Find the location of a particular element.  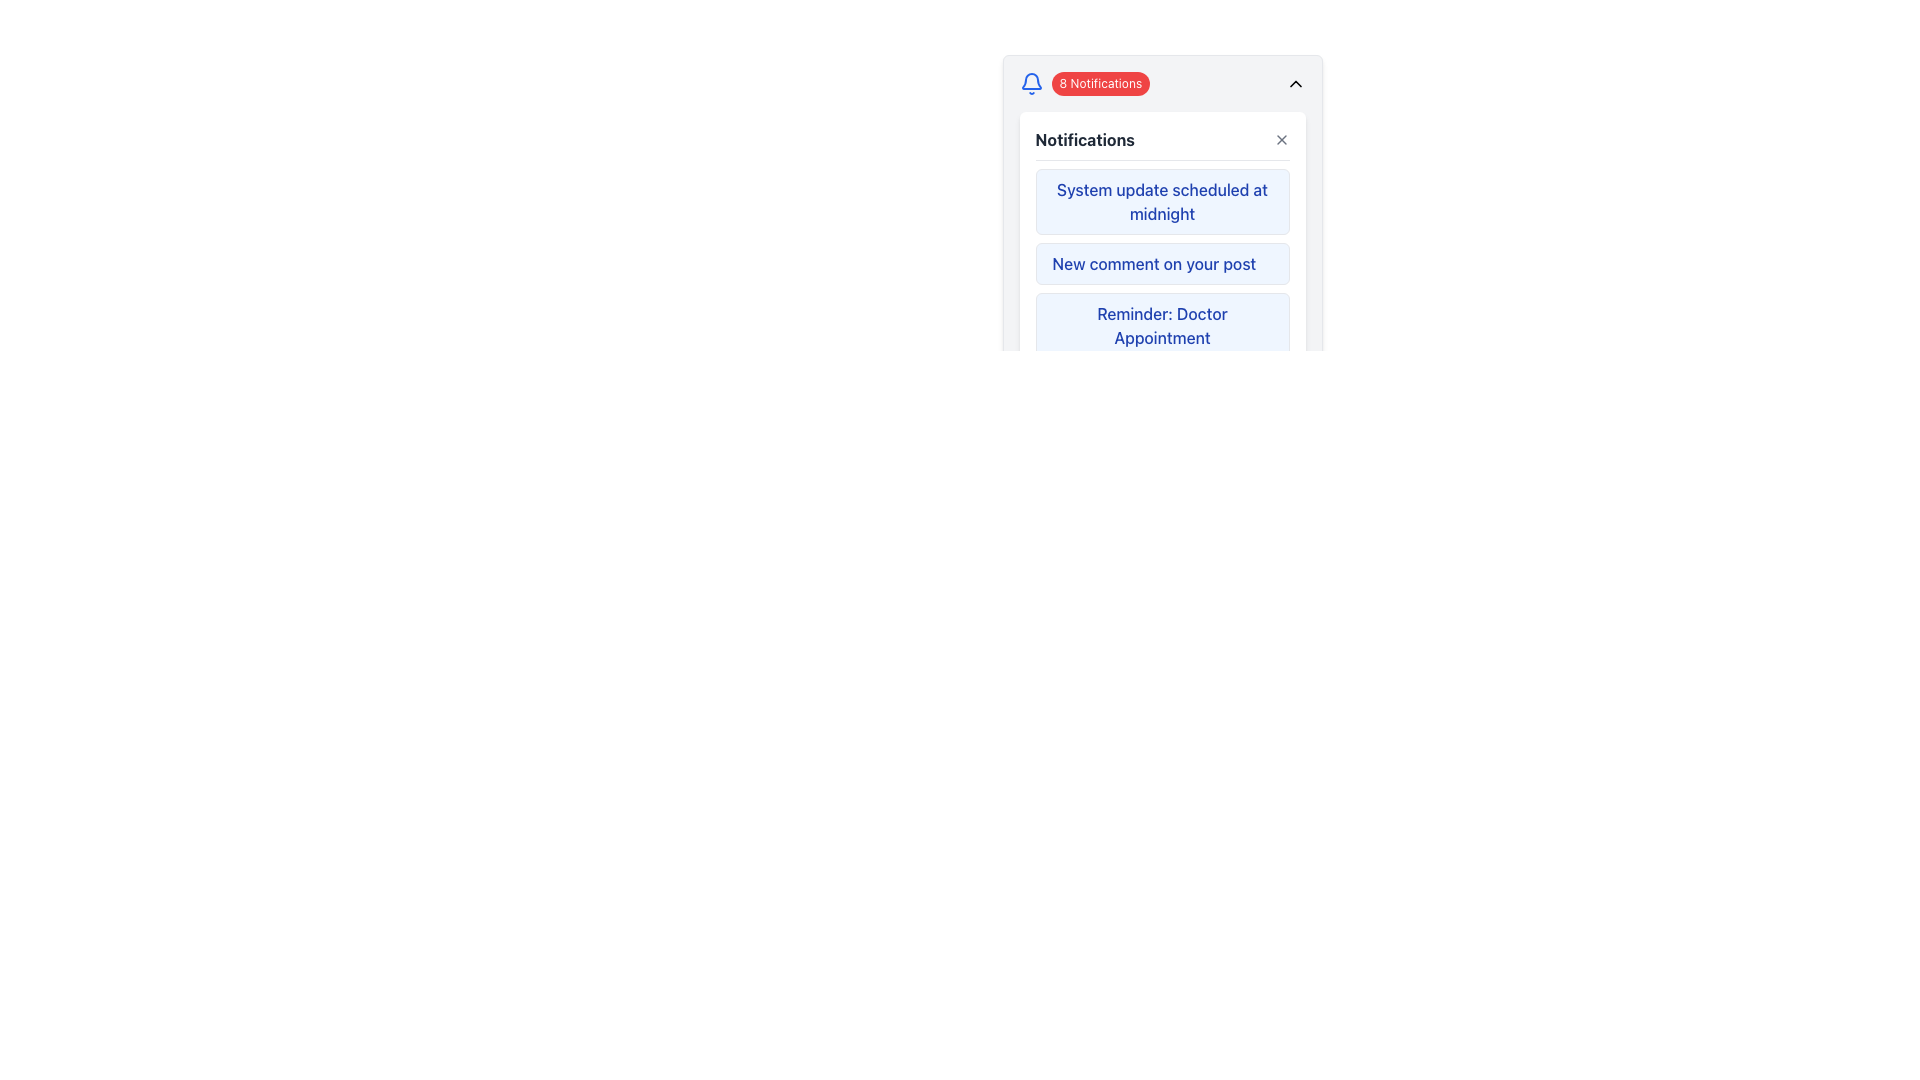

the Badge with Icon located at the top-left corner of the notification panel is located at coordinates (1083, 83).